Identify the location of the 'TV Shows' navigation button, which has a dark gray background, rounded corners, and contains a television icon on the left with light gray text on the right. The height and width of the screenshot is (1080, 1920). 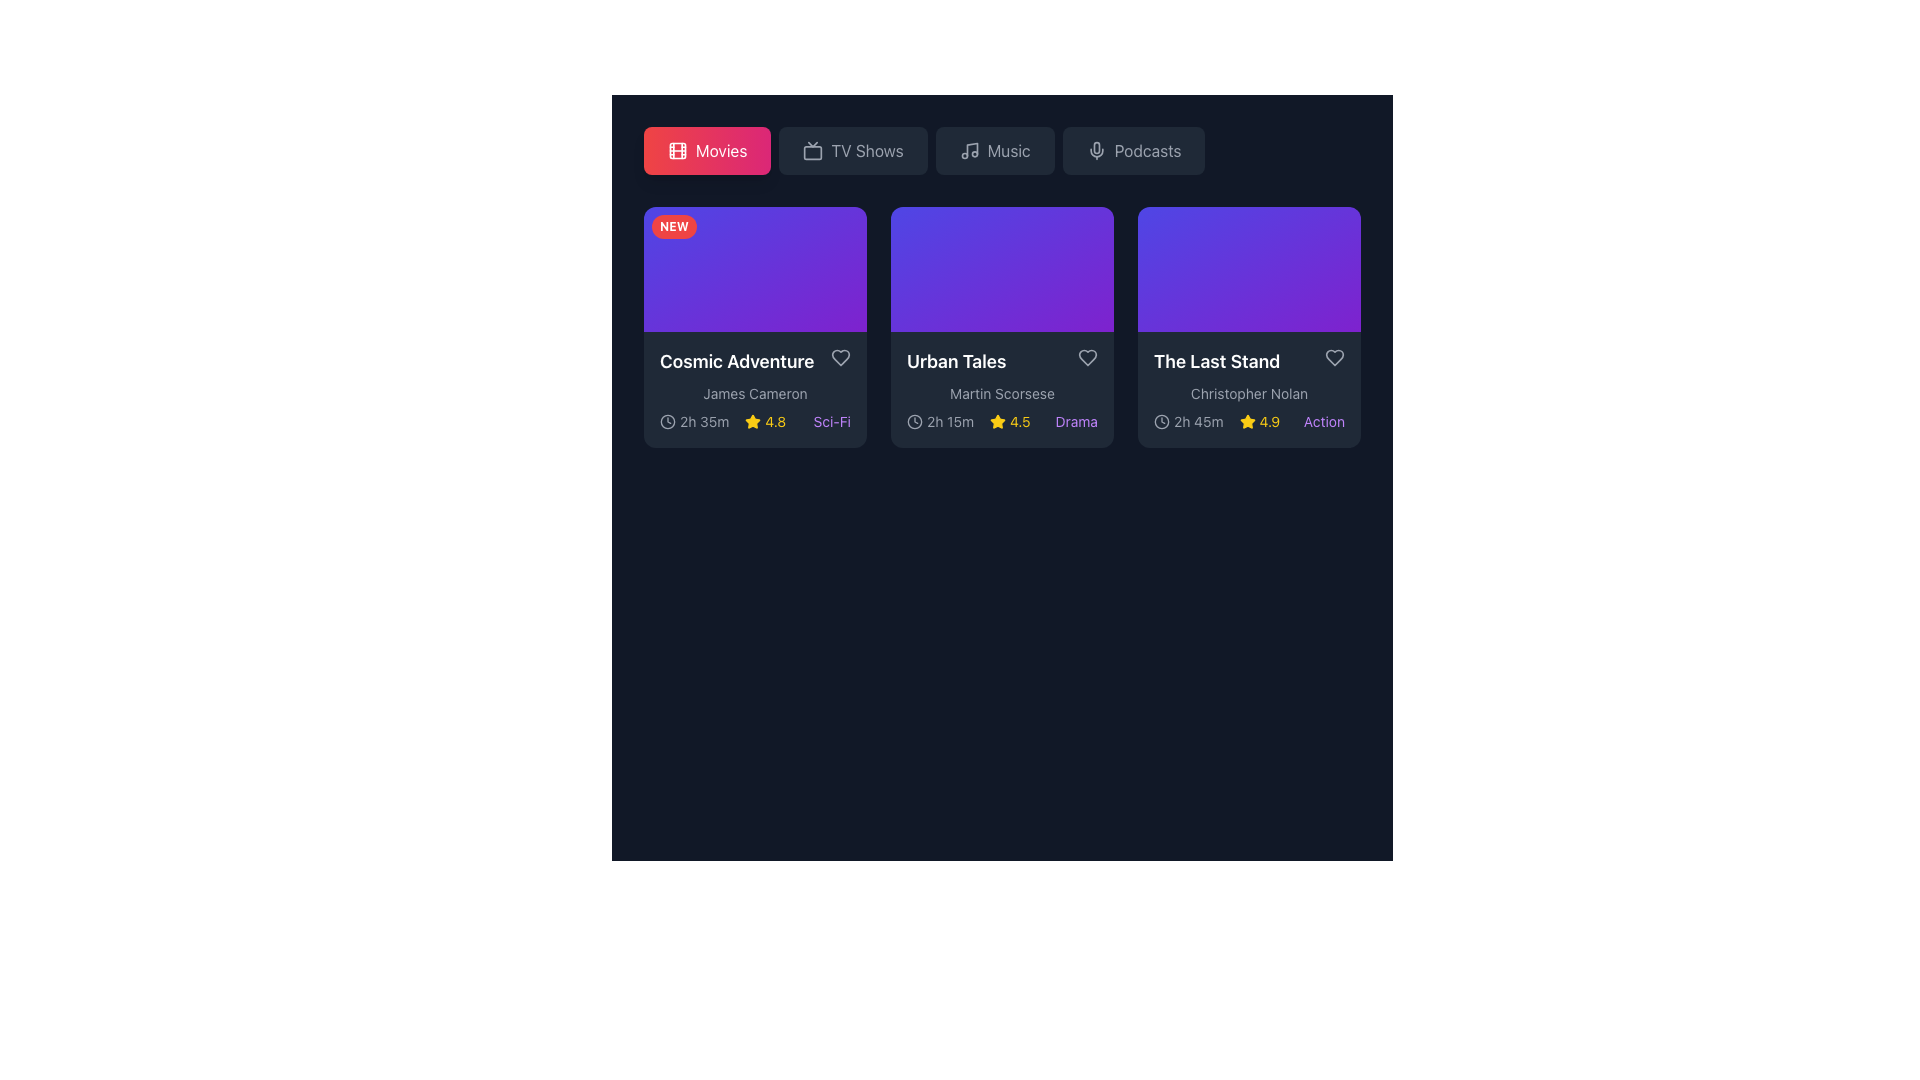
(853, 149).